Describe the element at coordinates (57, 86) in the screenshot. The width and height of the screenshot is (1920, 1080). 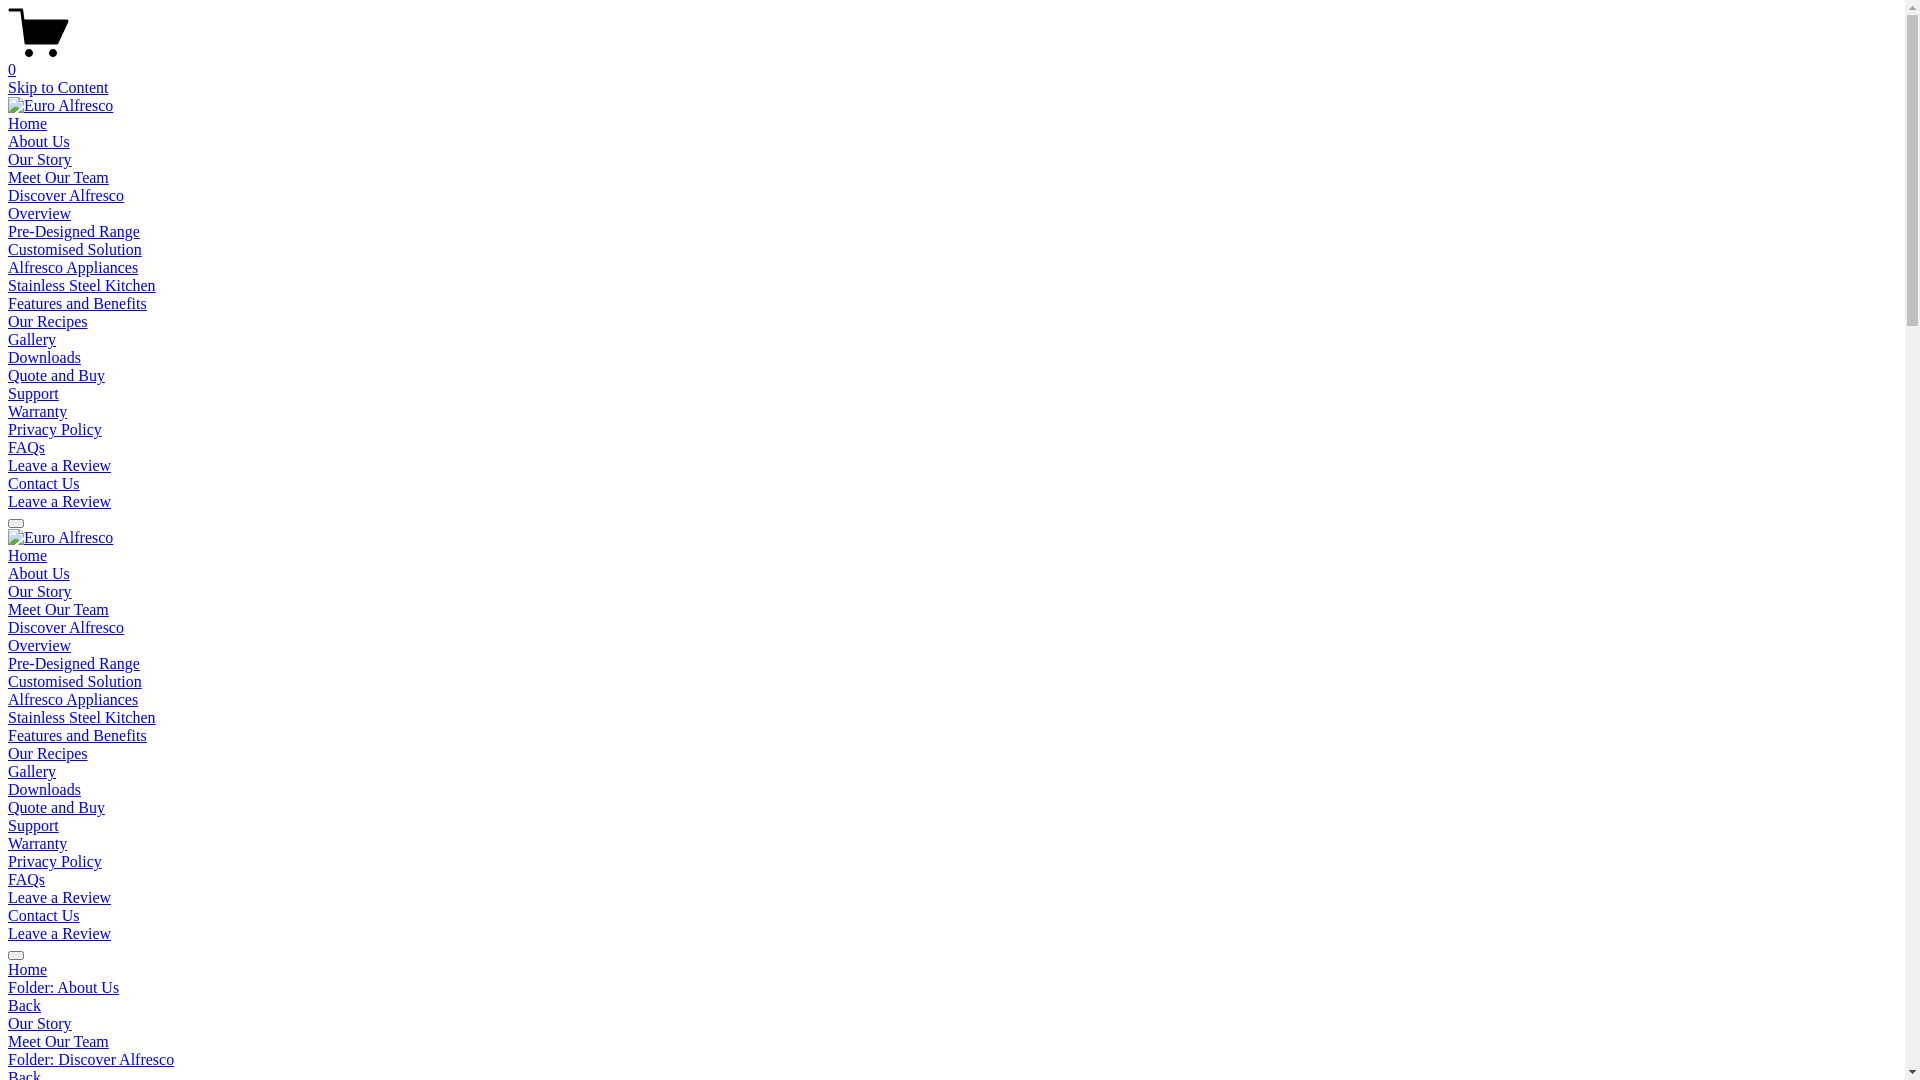
I see `'Skip to Content'` at that location.